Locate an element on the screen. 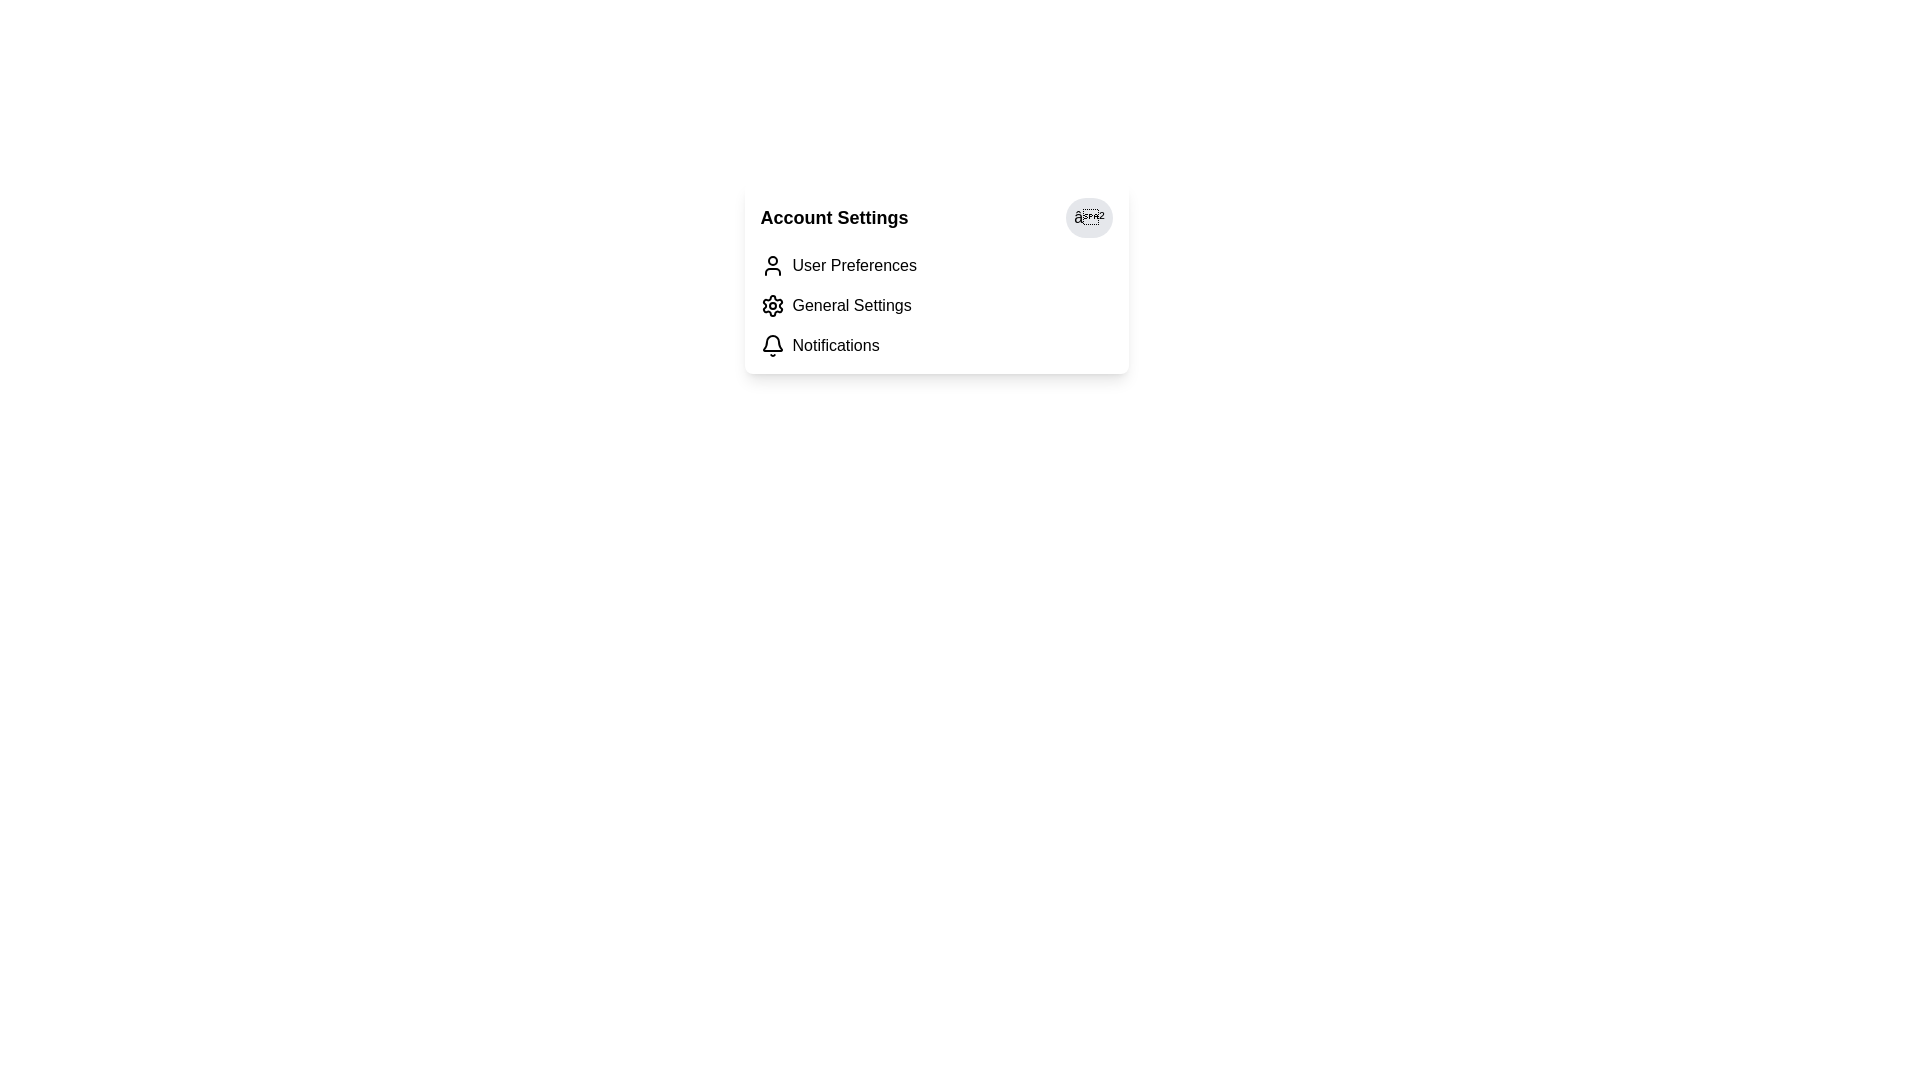 This screenshot has width=1920, height=1080. the 'General Settings' menu item, which is the second item in the vertical list under 'Account Settings' is located at coordinates (935, 305).